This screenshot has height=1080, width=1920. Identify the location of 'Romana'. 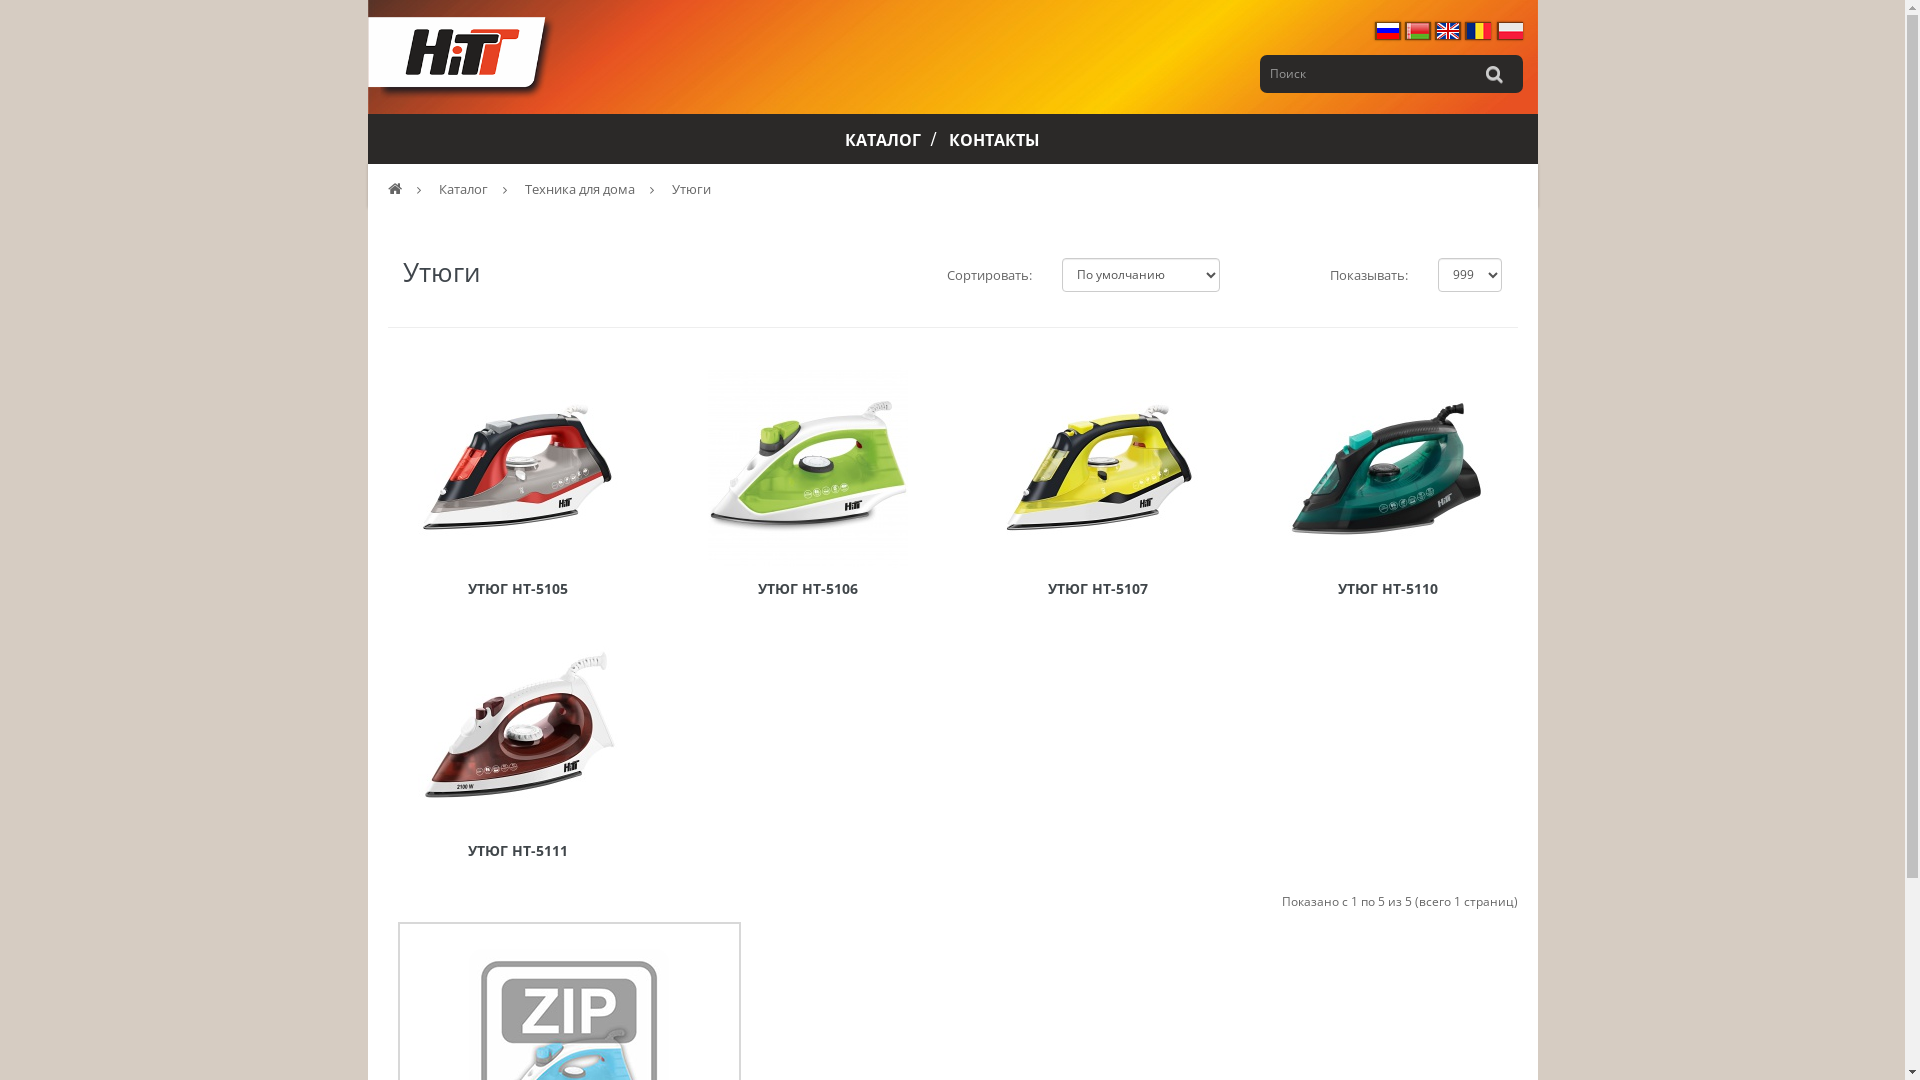
(1478, 30).